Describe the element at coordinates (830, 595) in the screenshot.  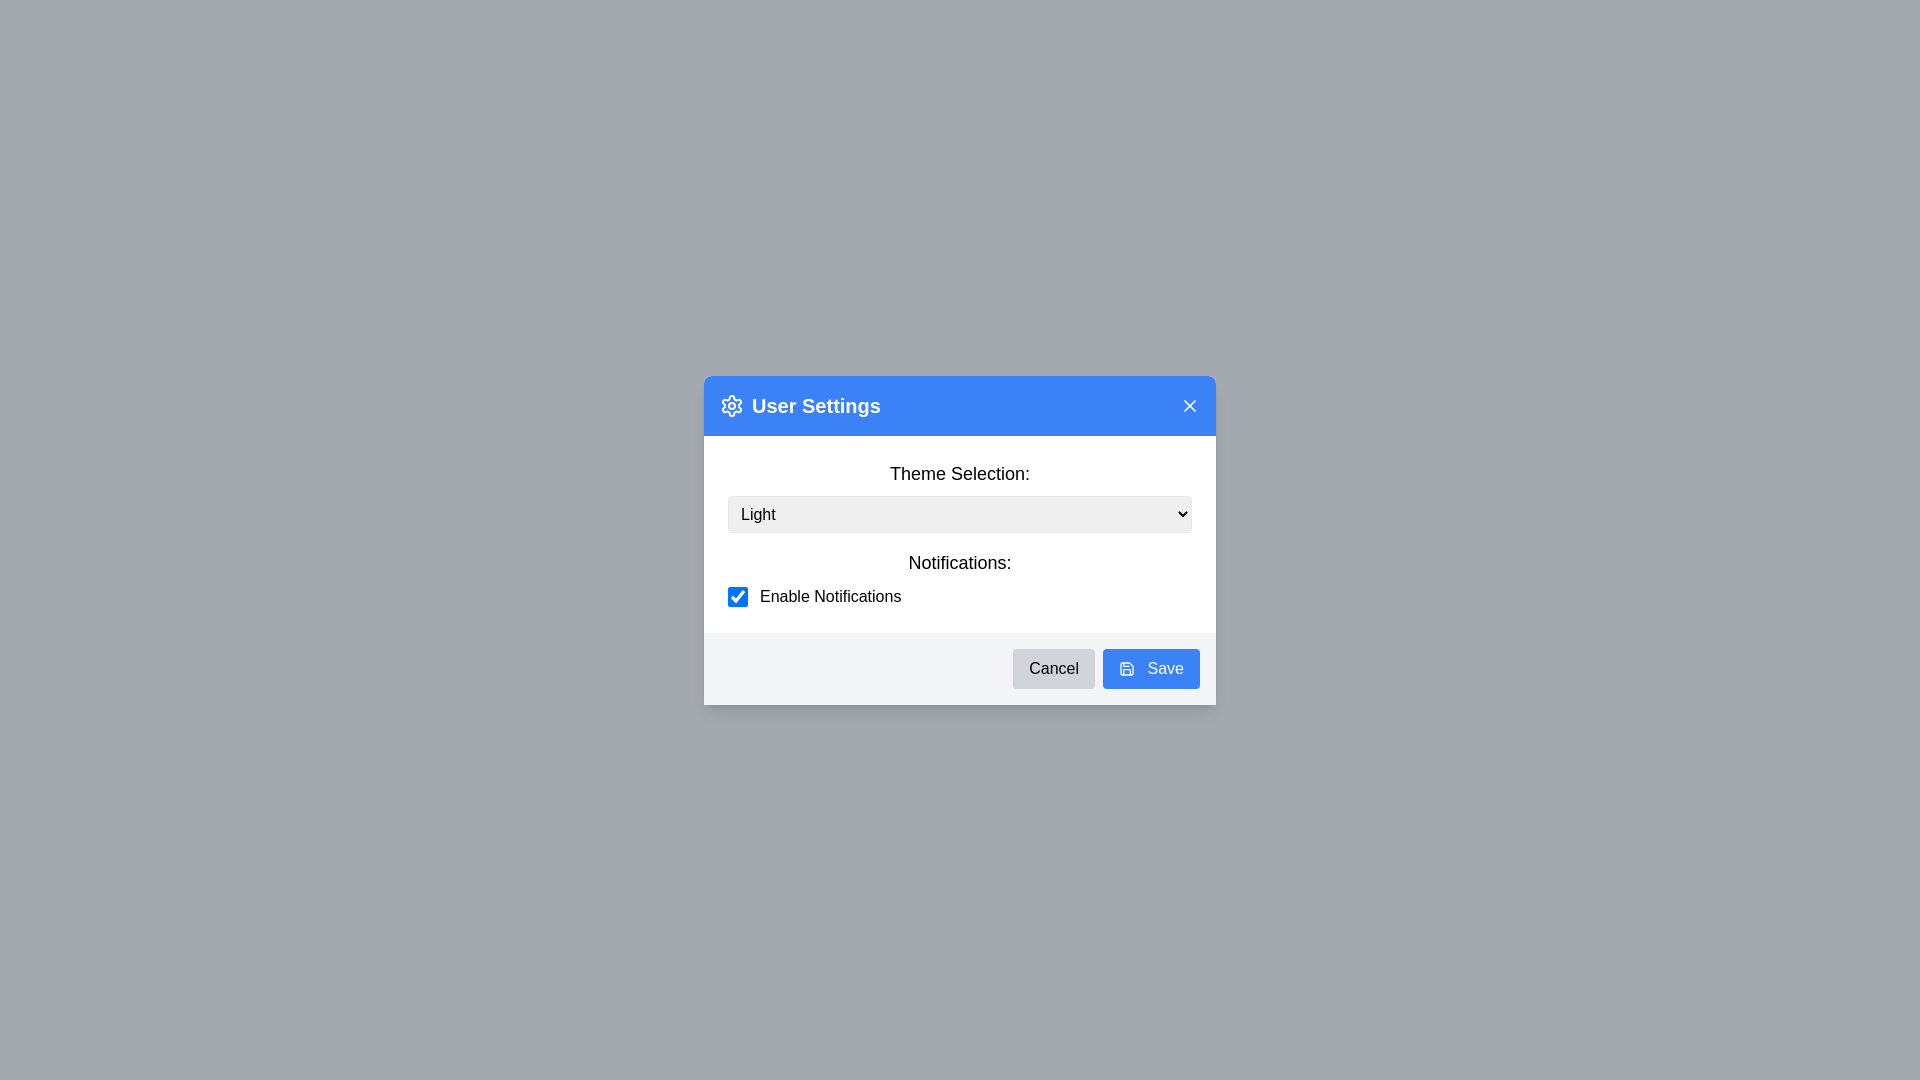
I see `text content of the label that says 'Enable Notifications', which is positioned to the right of a checkbox and aligned vertically in the middle of its modal` at that location.